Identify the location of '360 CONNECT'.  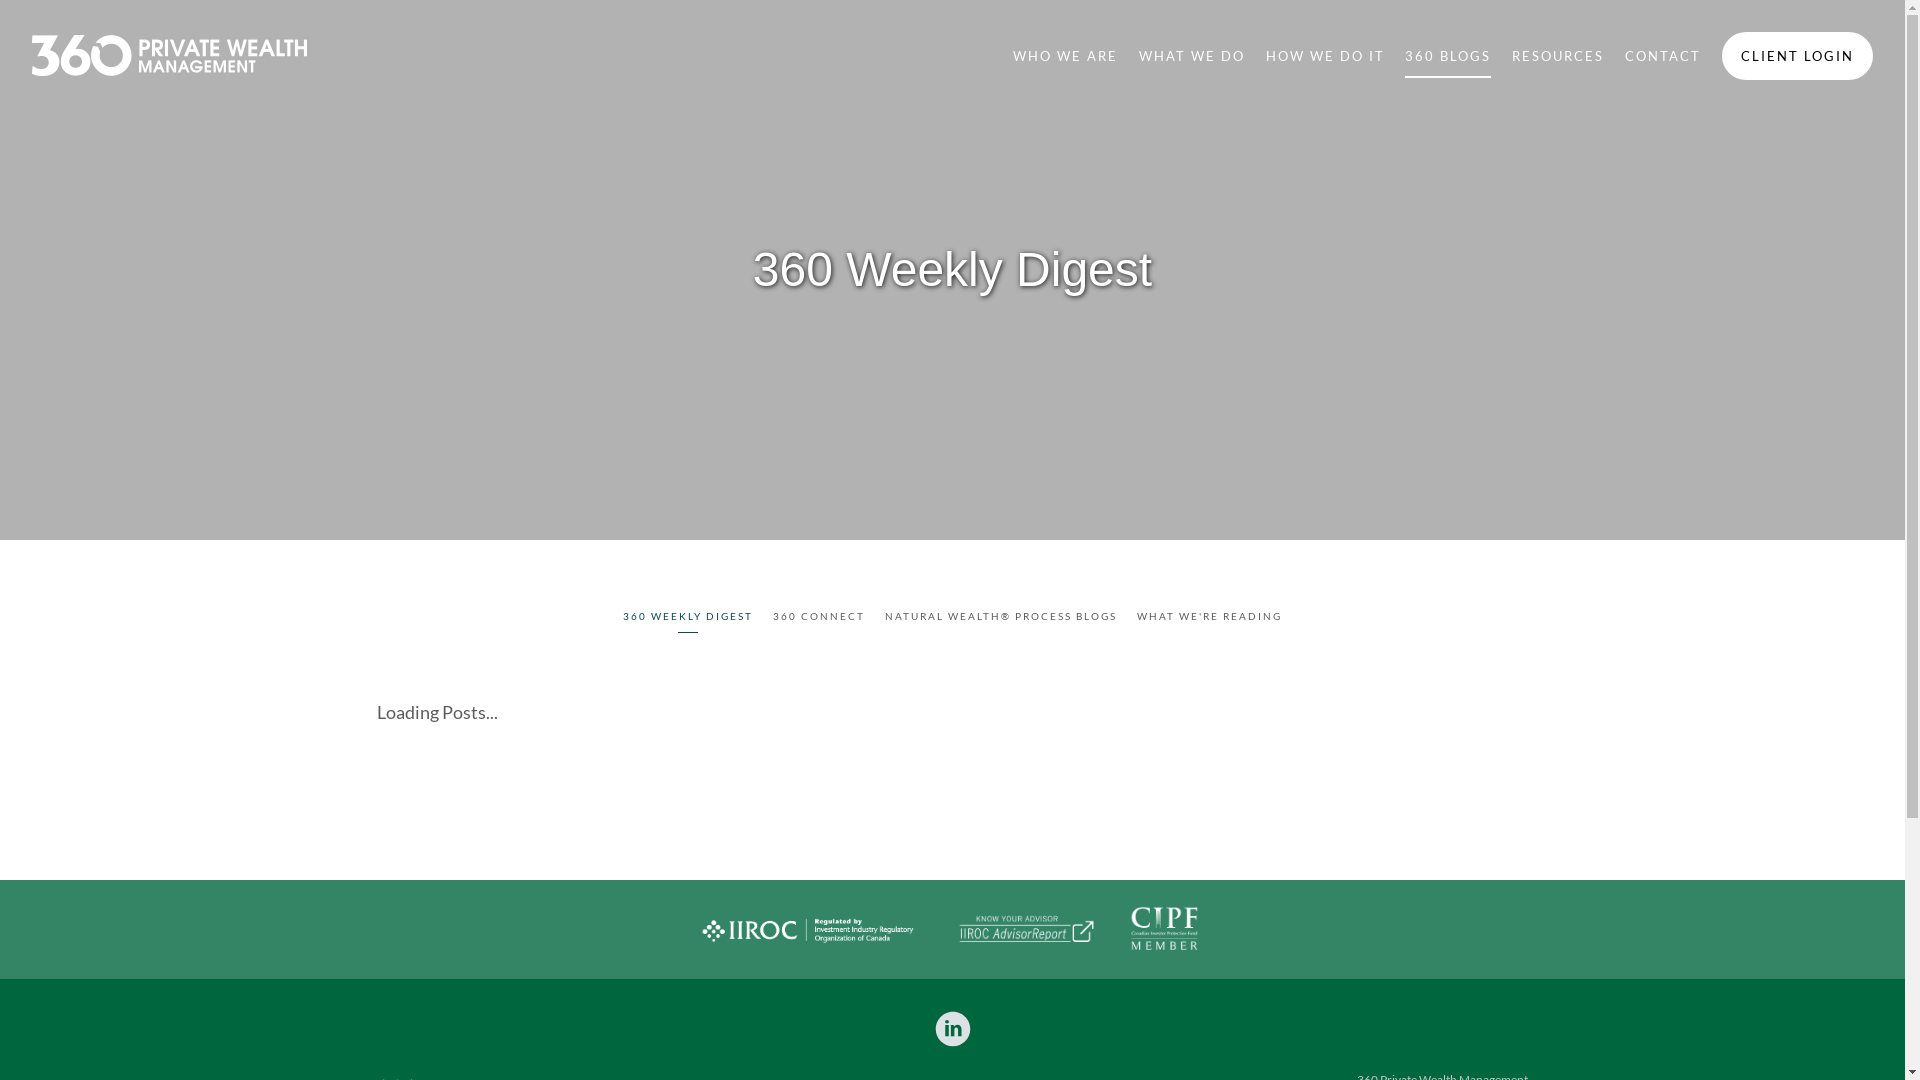
(819, 617).